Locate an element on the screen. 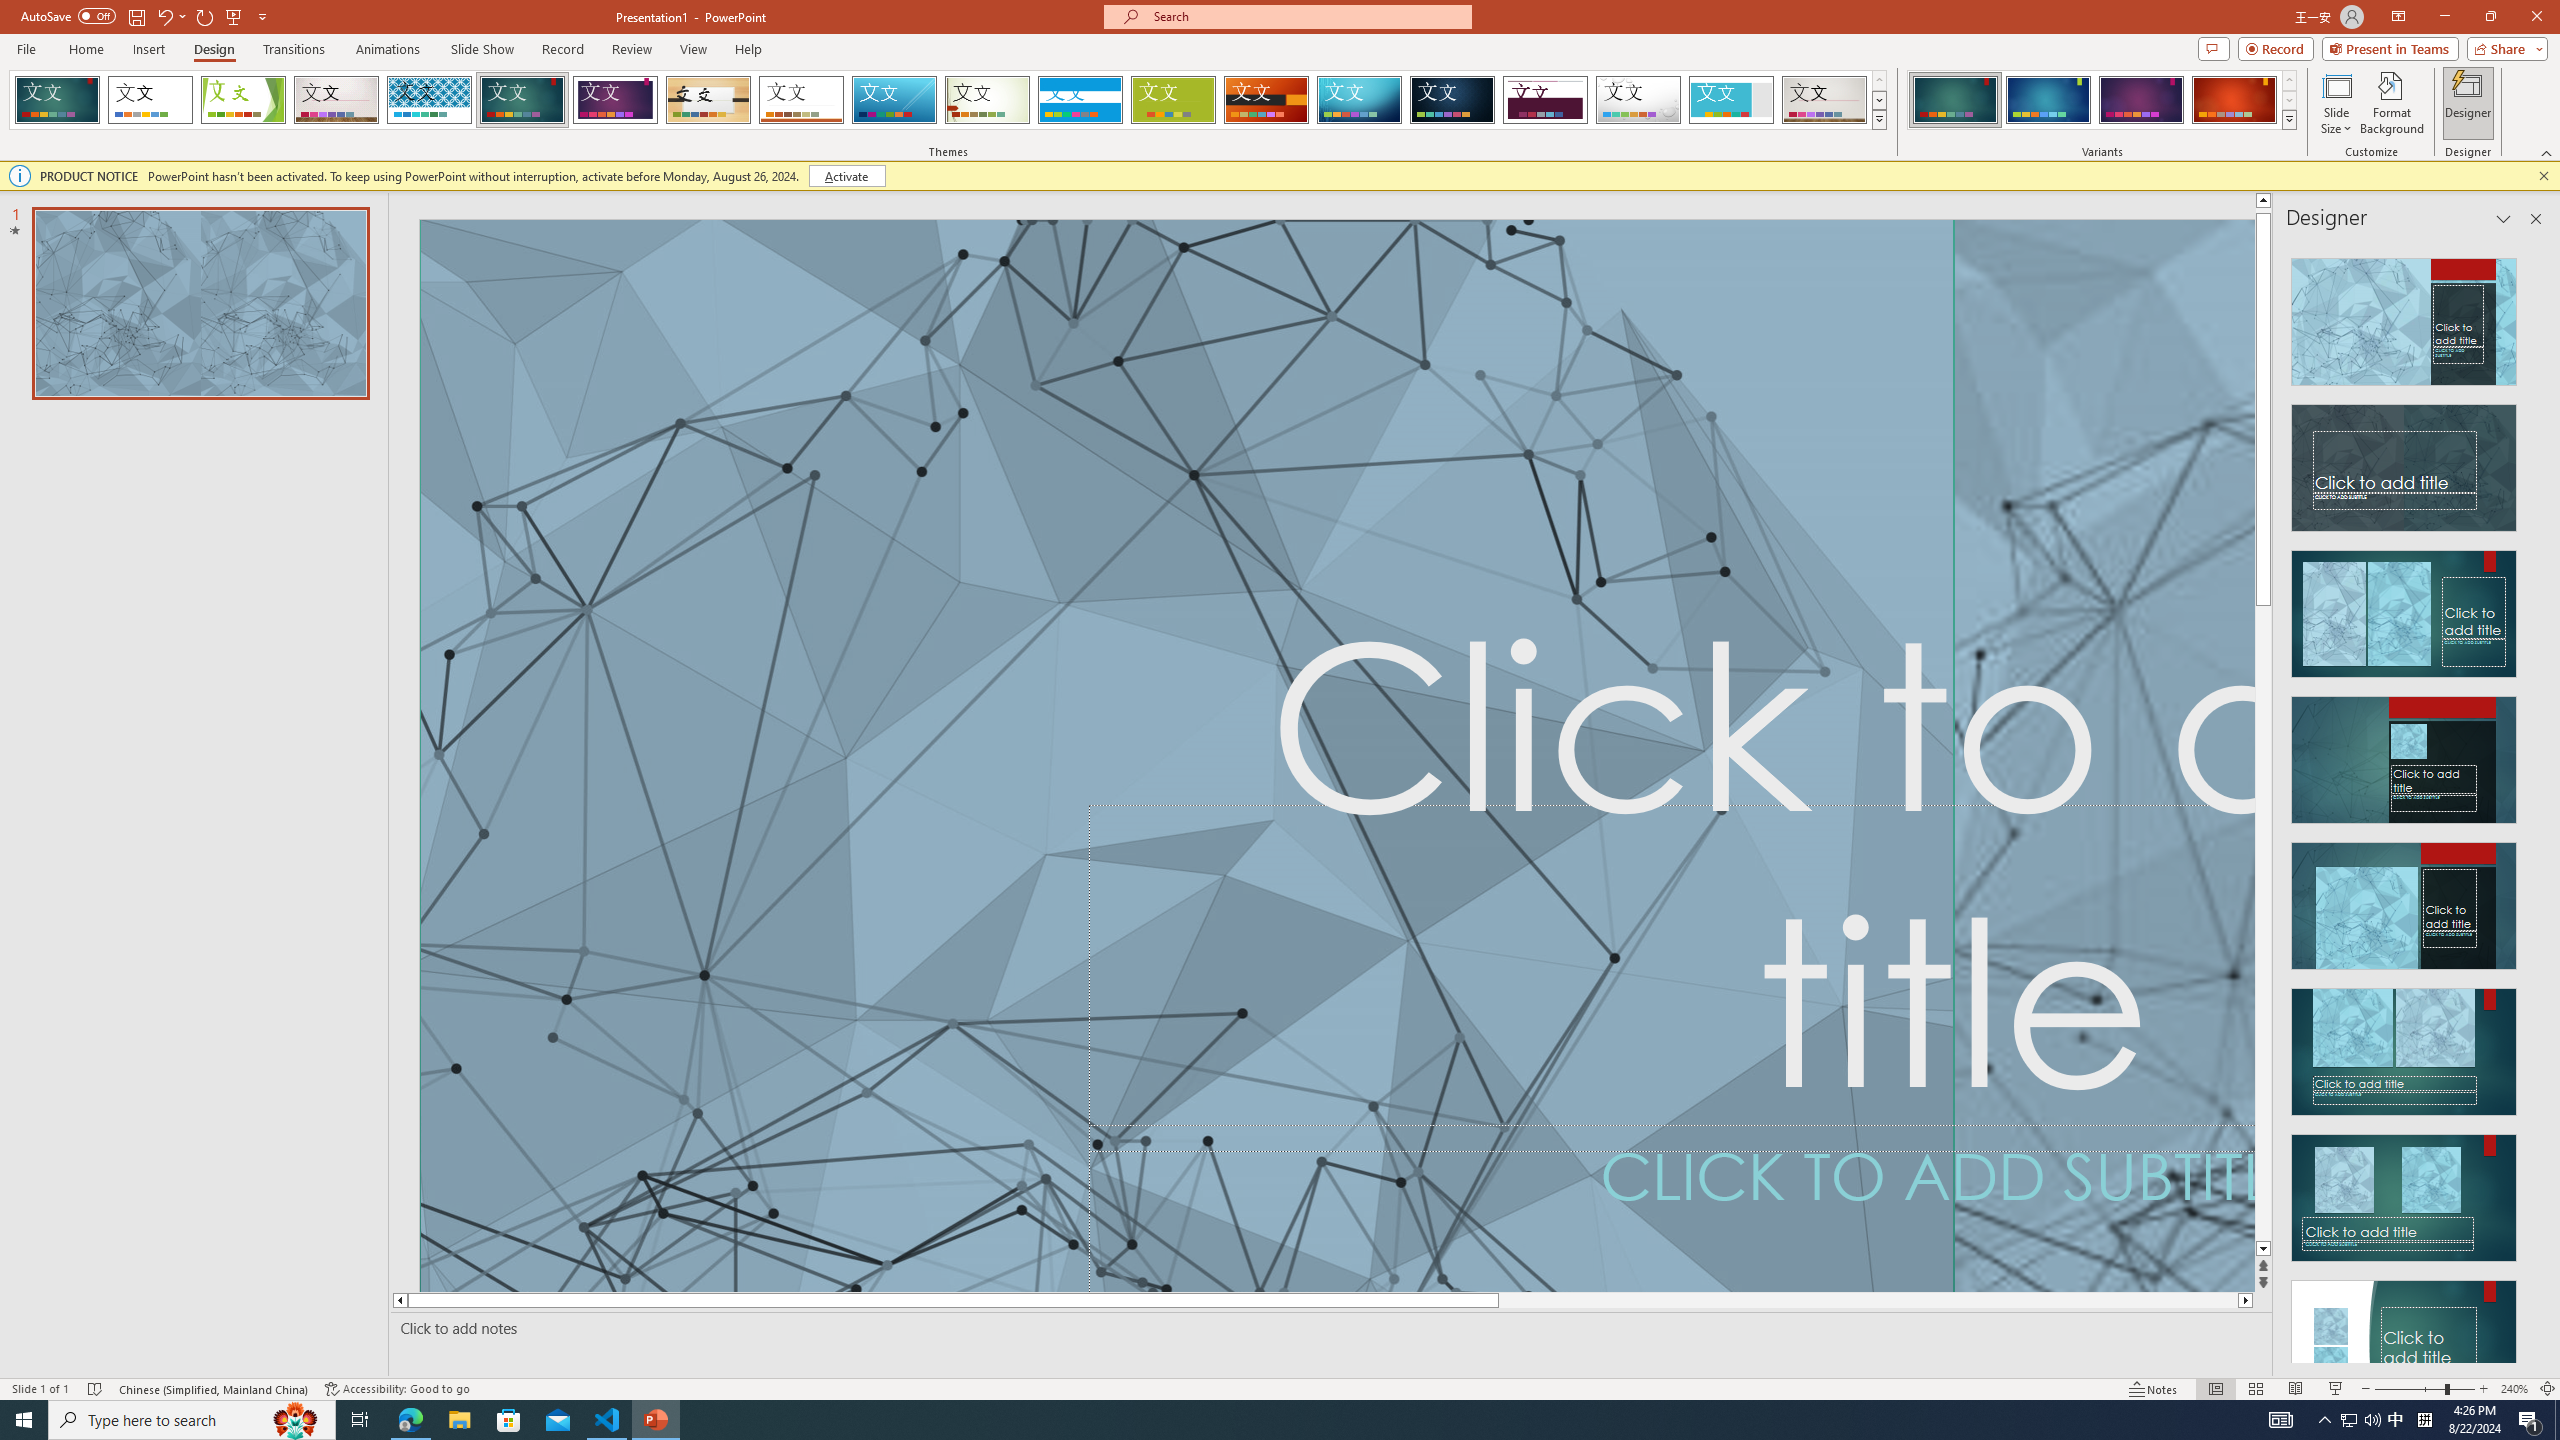  'Slide Sorter' is located at coordinates (2254, 1389).